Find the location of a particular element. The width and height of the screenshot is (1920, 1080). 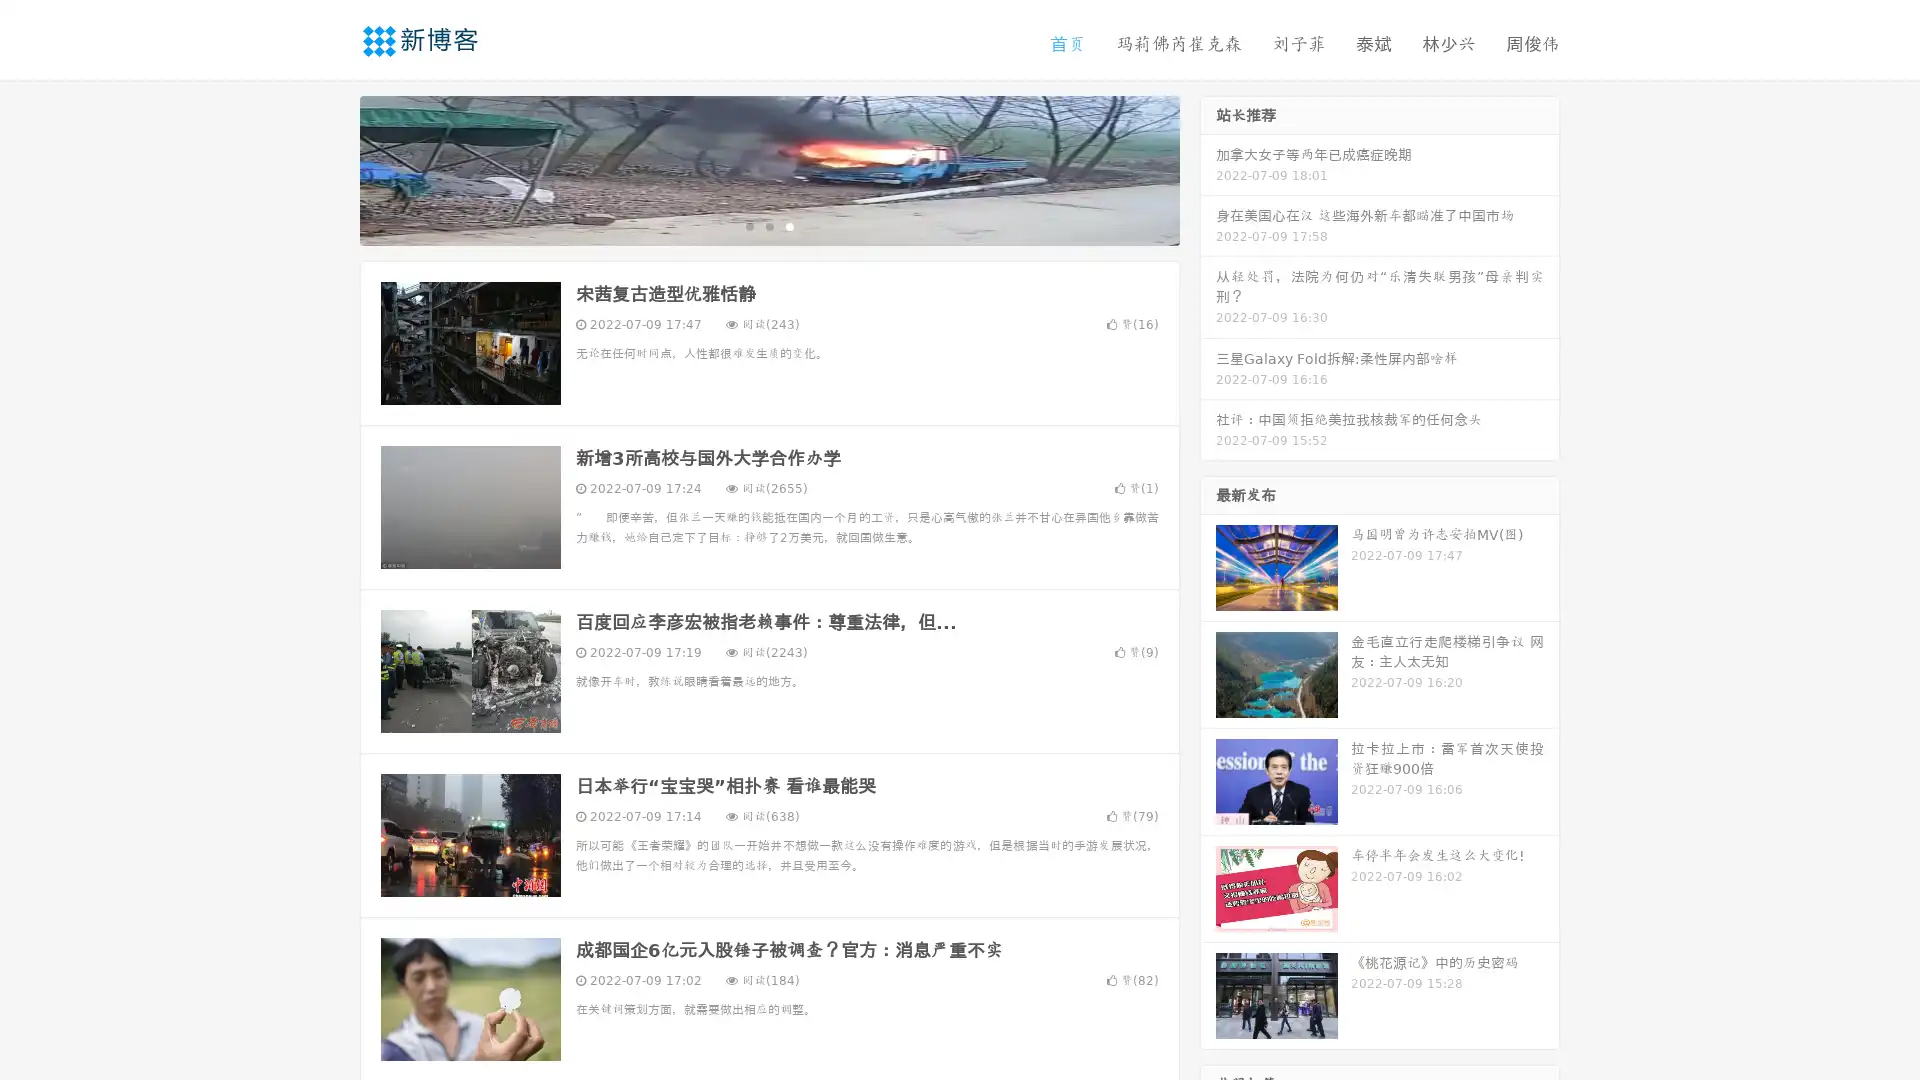

Go to slide 1 is located at coordinates (748, 225).